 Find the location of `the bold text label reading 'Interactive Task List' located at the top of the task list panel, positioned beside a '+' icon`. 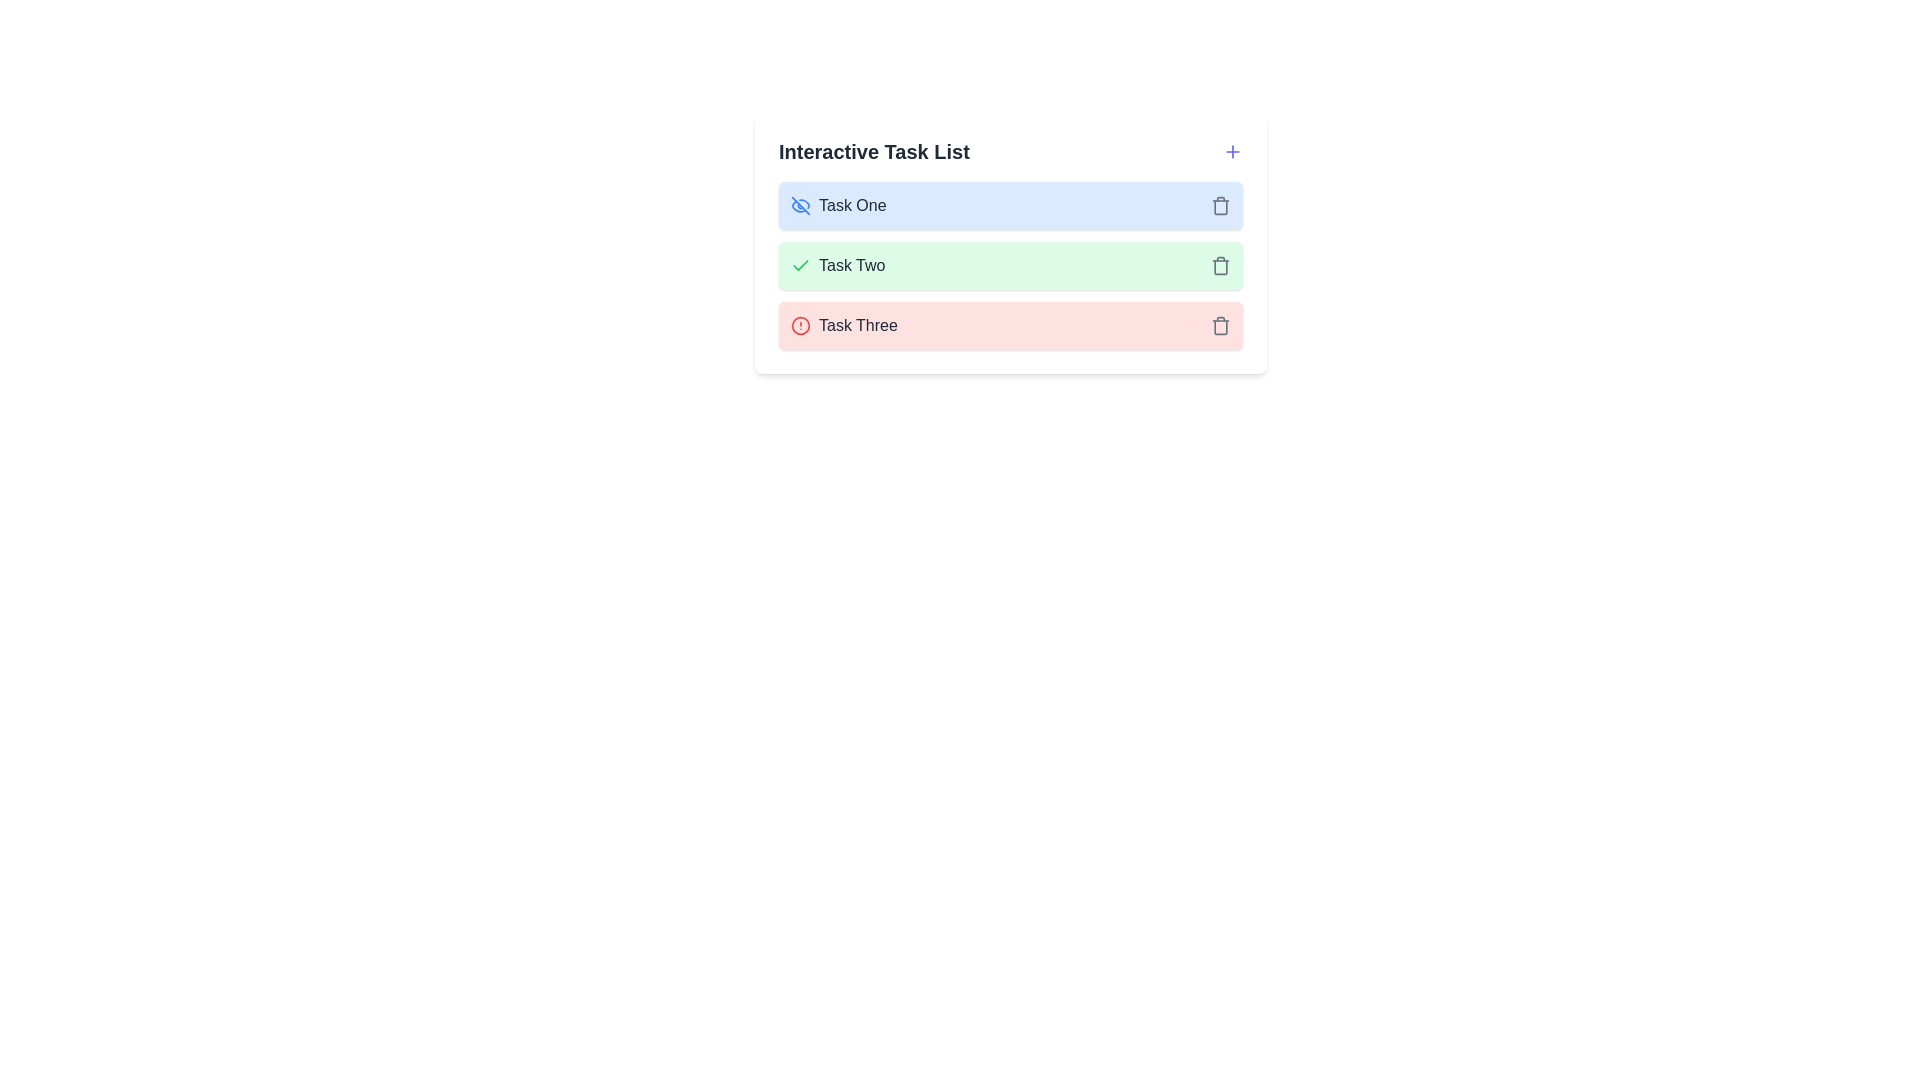

the bold text label reading 'Interactive Task List' located at the top of the task list panel, positioned beside a '+' icon is located at coordinates (874, 150).